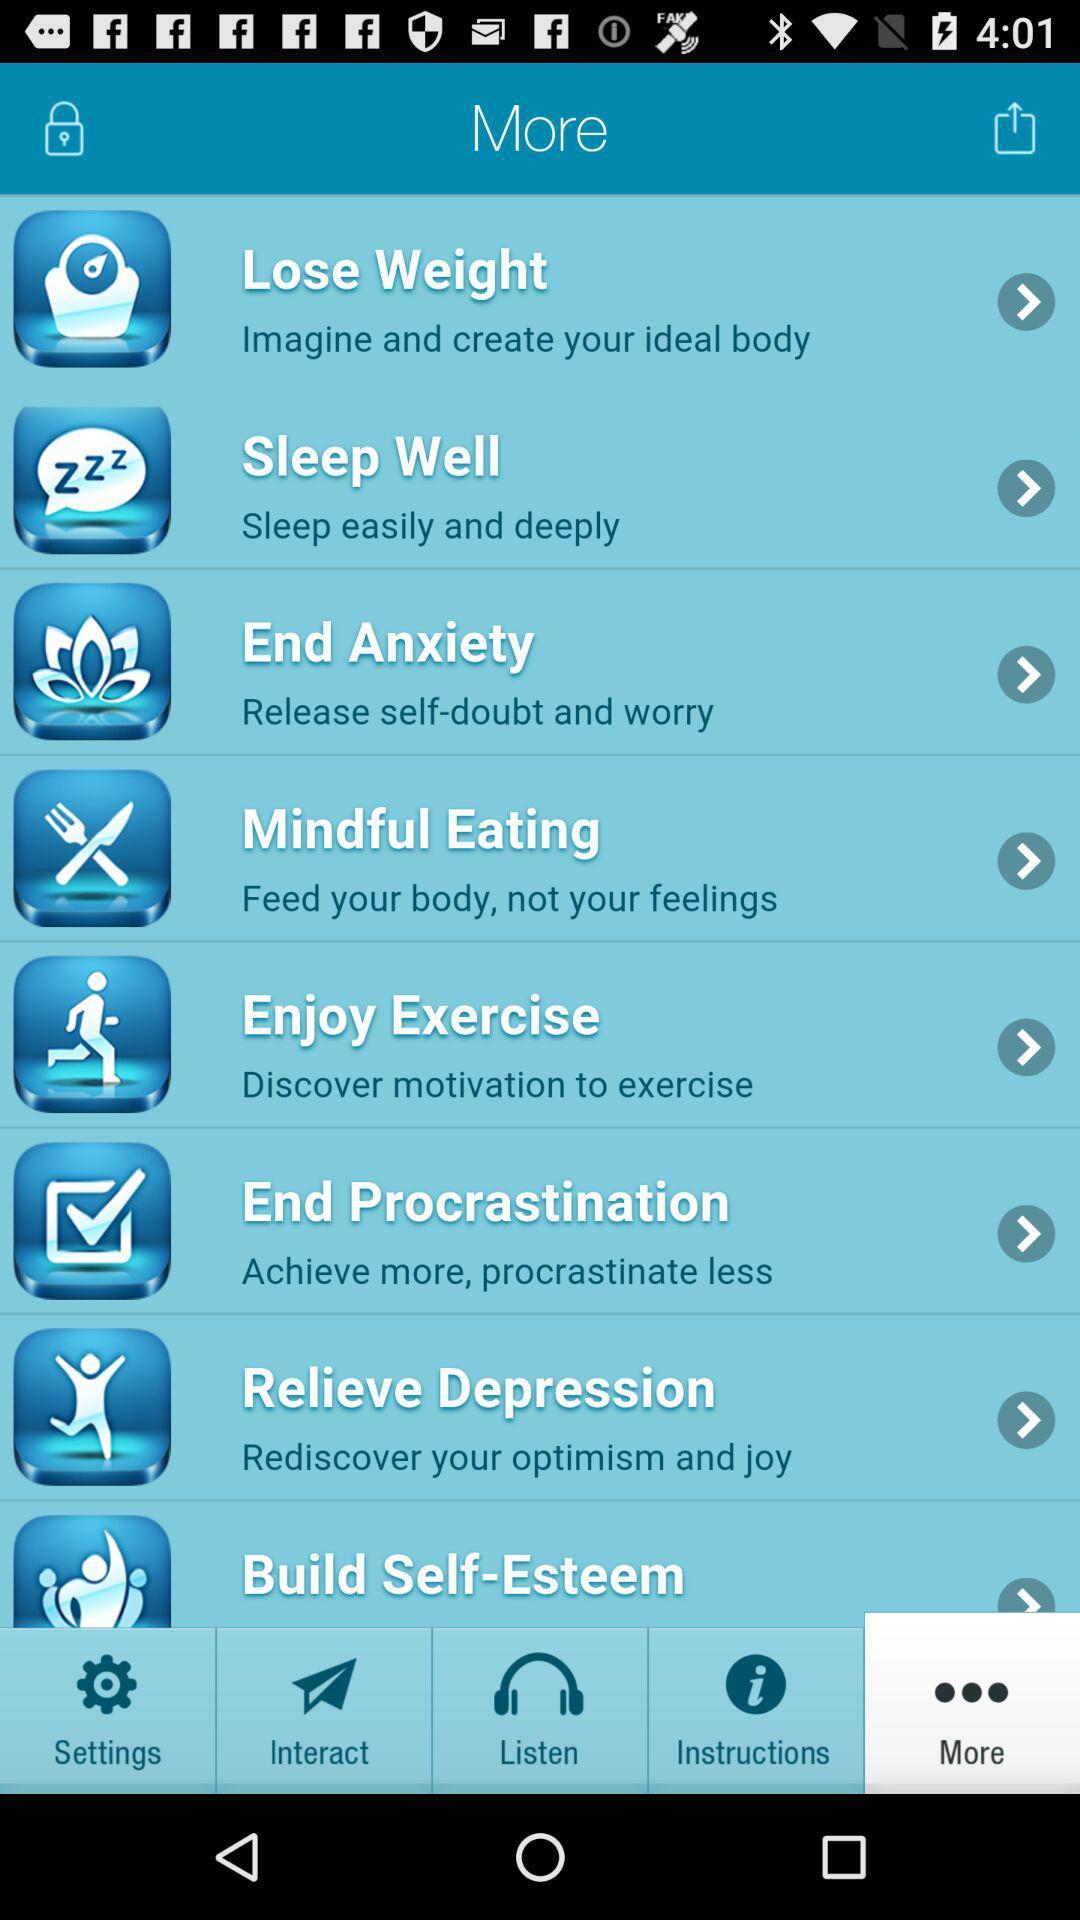  I want to click on cog wheel button is settings, so click(108, 1701).